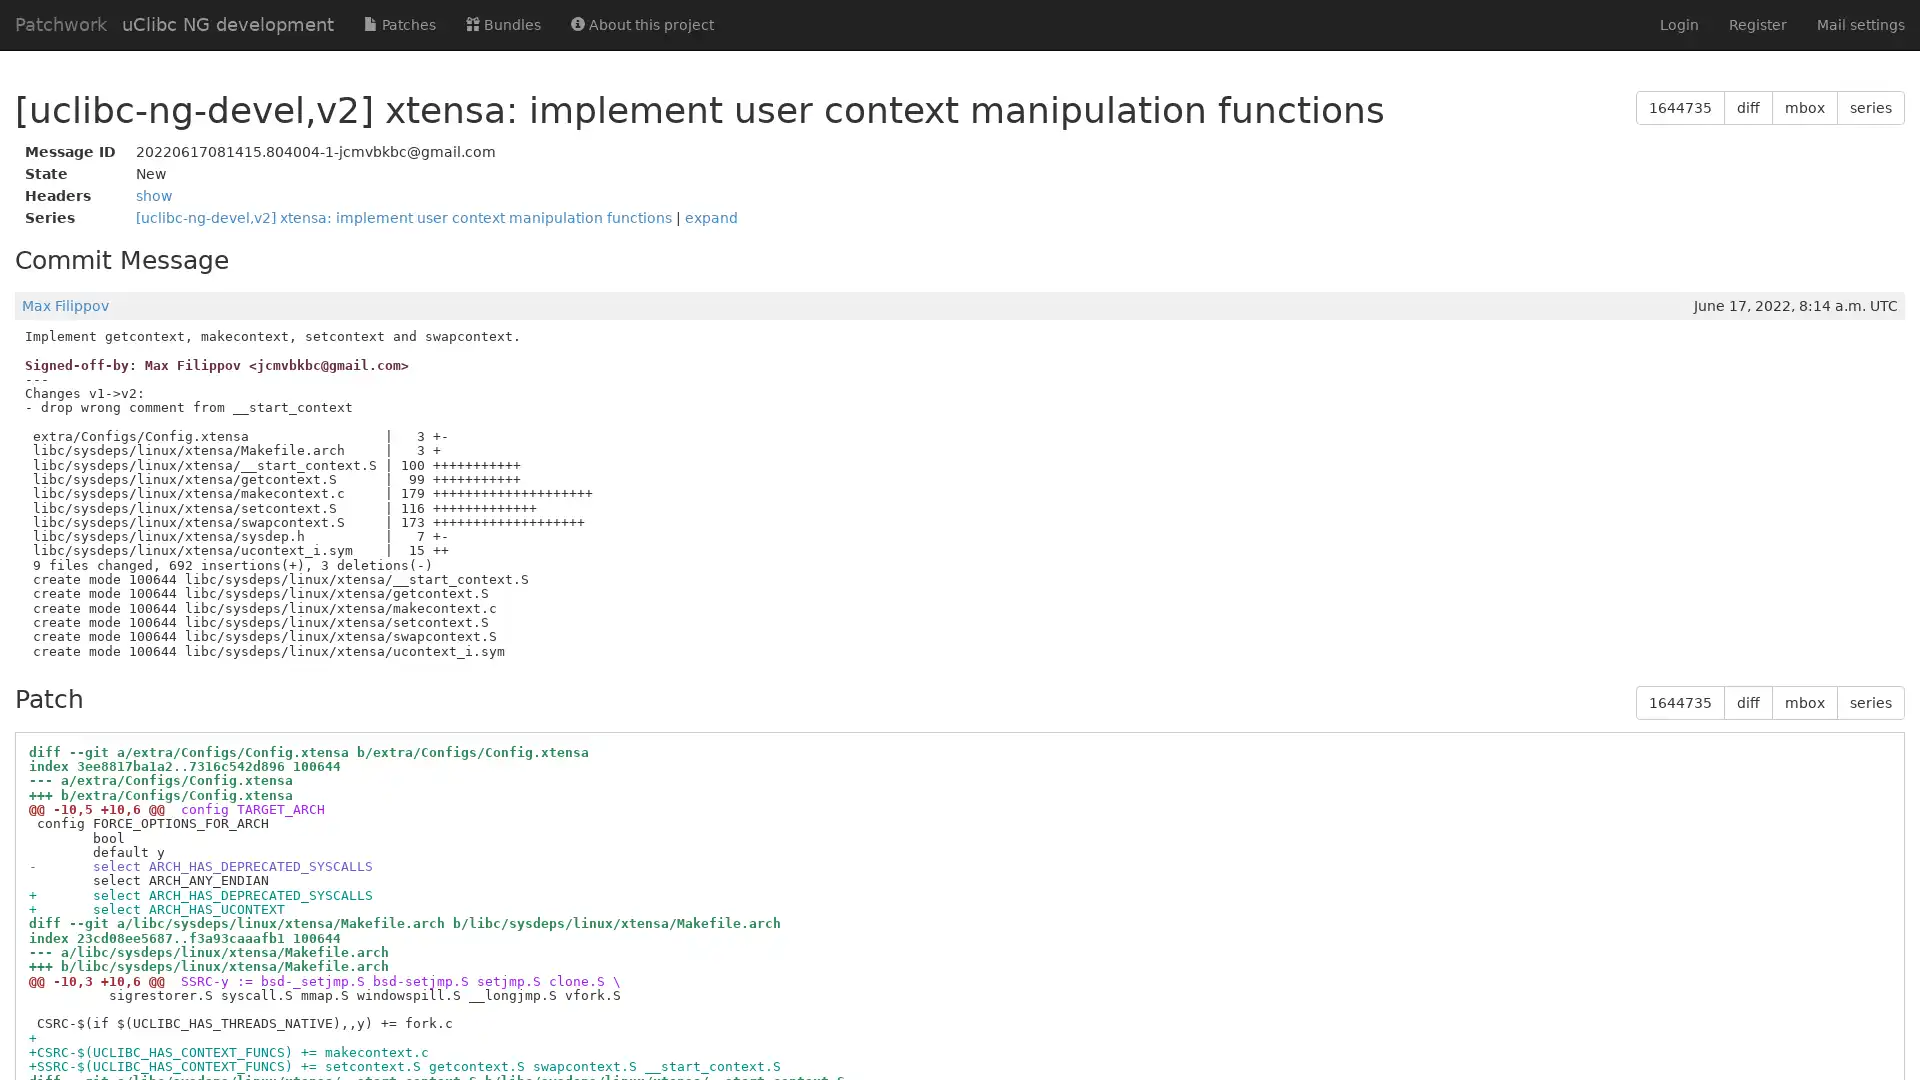  What do you see at coordinates (1870, 108) in the screenshot?
I see `series` at bounding box center [1870, 108].